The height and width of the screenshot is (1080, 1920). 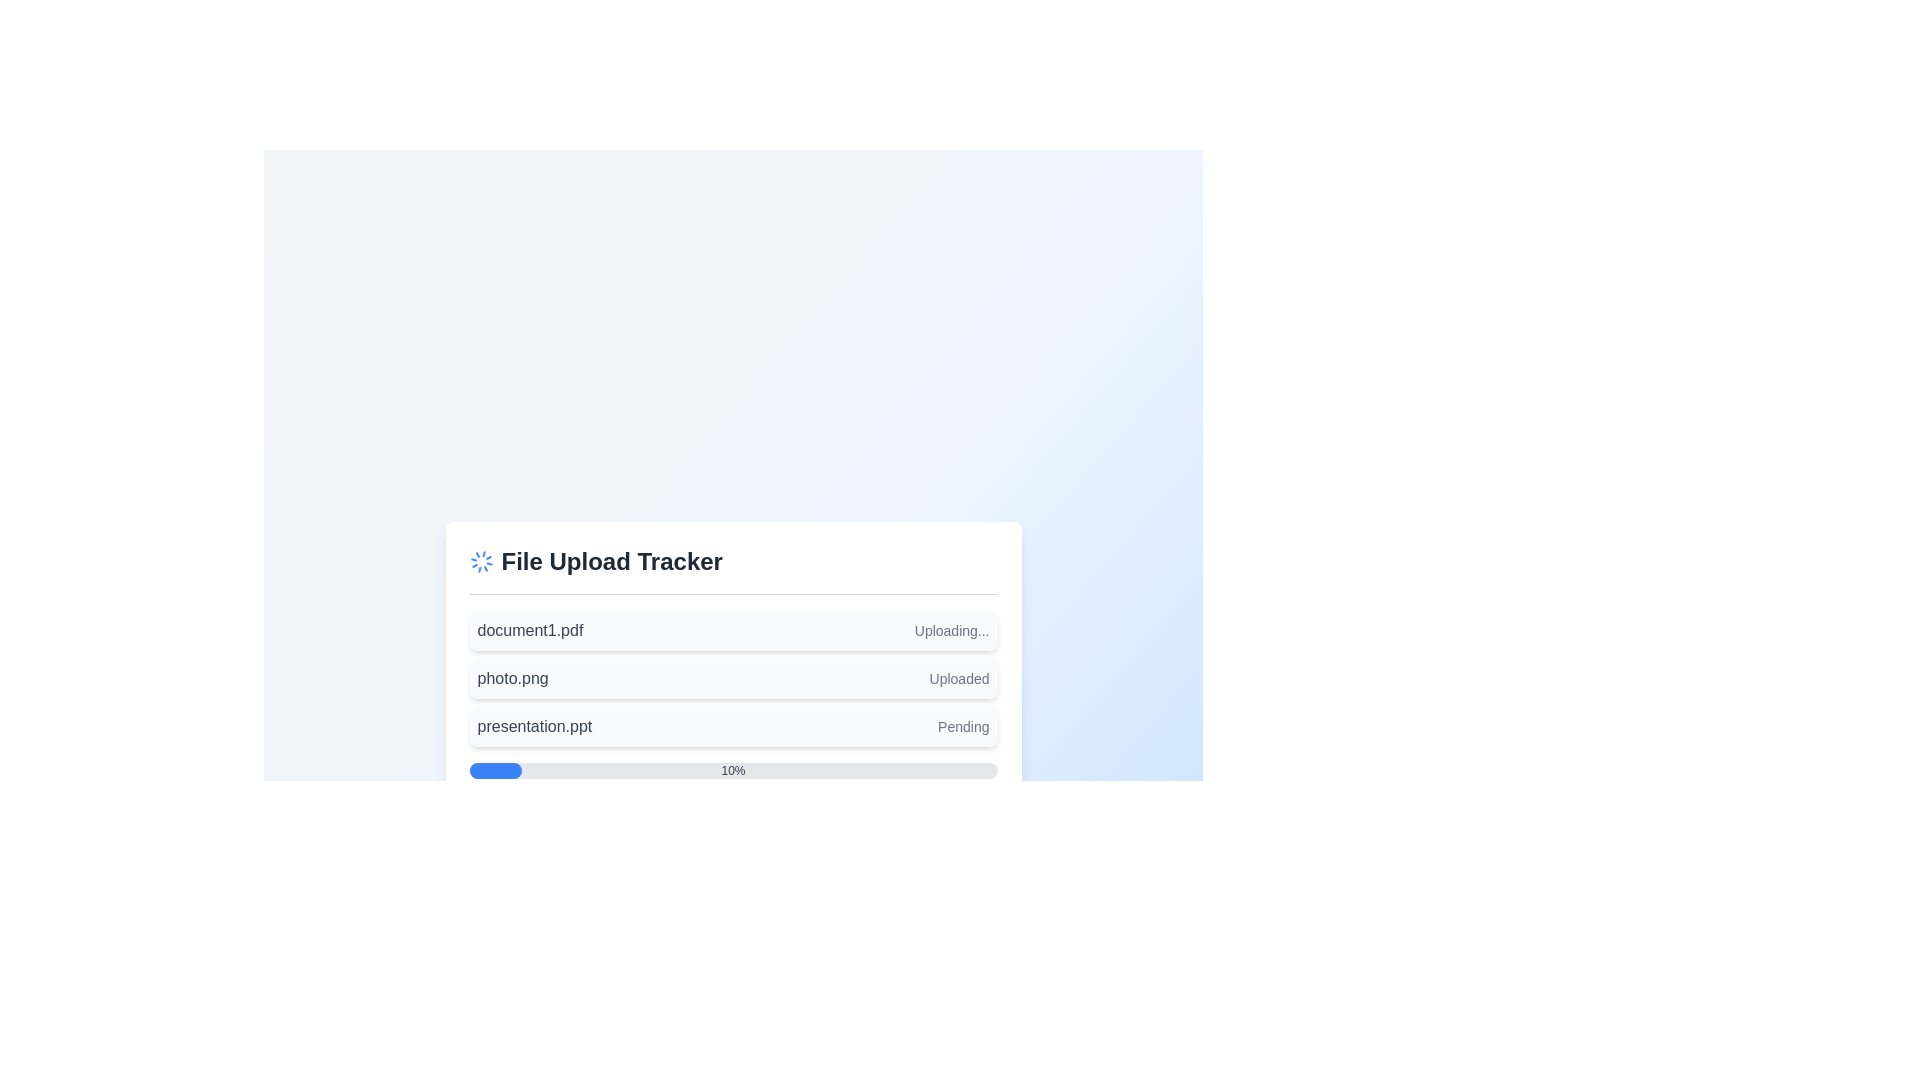 What do you see at coordinates (732, 630) in the screenshot?
I see `the upload status by focusing on the Status bar displaying 'document1.pdf' and 'Uploading...'` at bounding box center [732, 630].